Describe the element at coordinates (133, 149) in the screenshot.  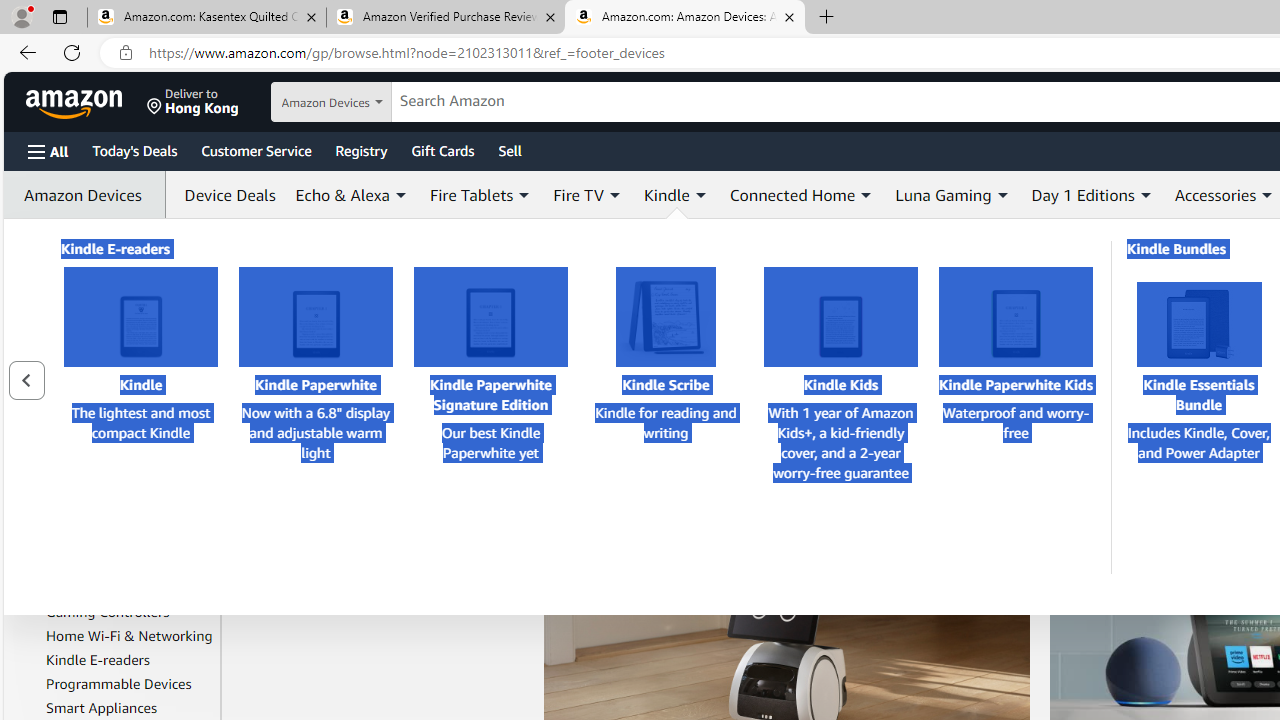
I see `'Today'` at that location.